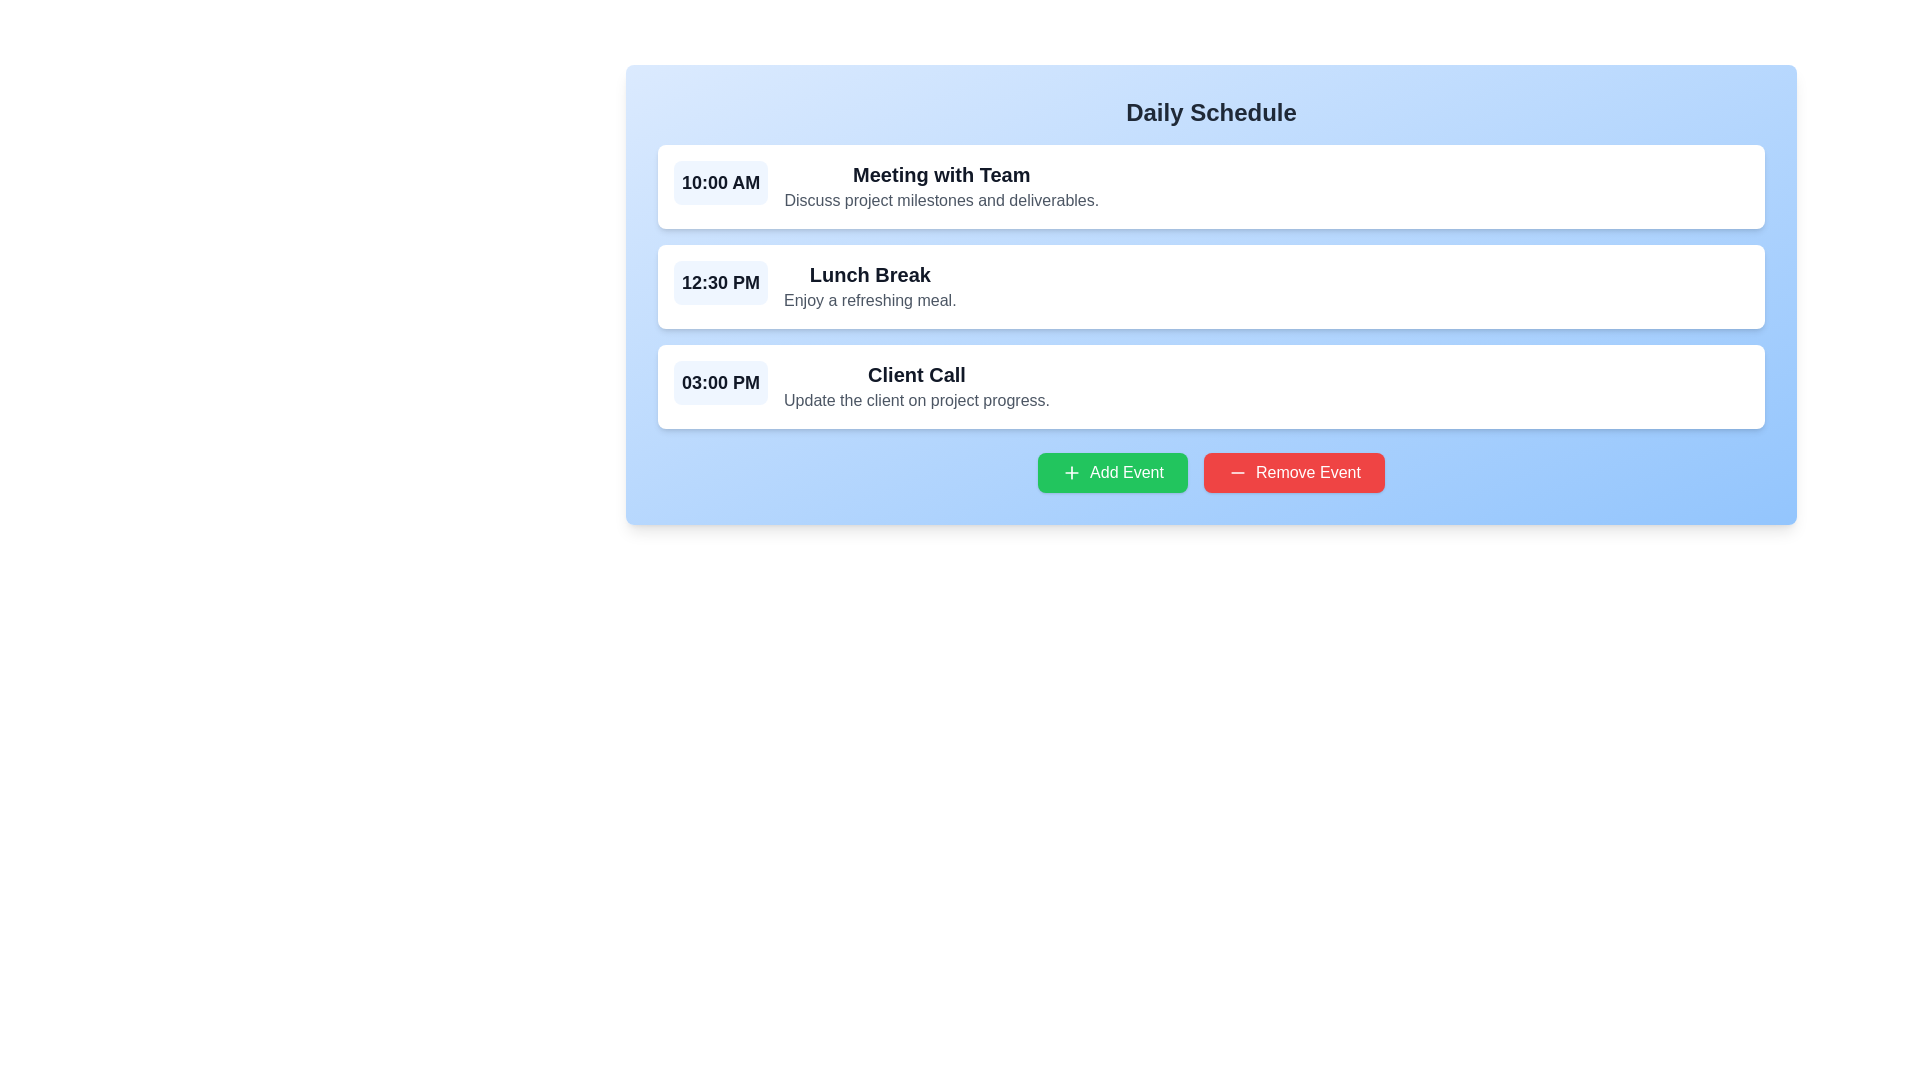 This screenshot has height=1080, width=1920. Describe the element at coordinates (1237, 473) in the screenshot. I see `the icon located inside the red 'Remove Event' button, which features a horizontal line and is positioned before the text 'Remove Event'` at that location.